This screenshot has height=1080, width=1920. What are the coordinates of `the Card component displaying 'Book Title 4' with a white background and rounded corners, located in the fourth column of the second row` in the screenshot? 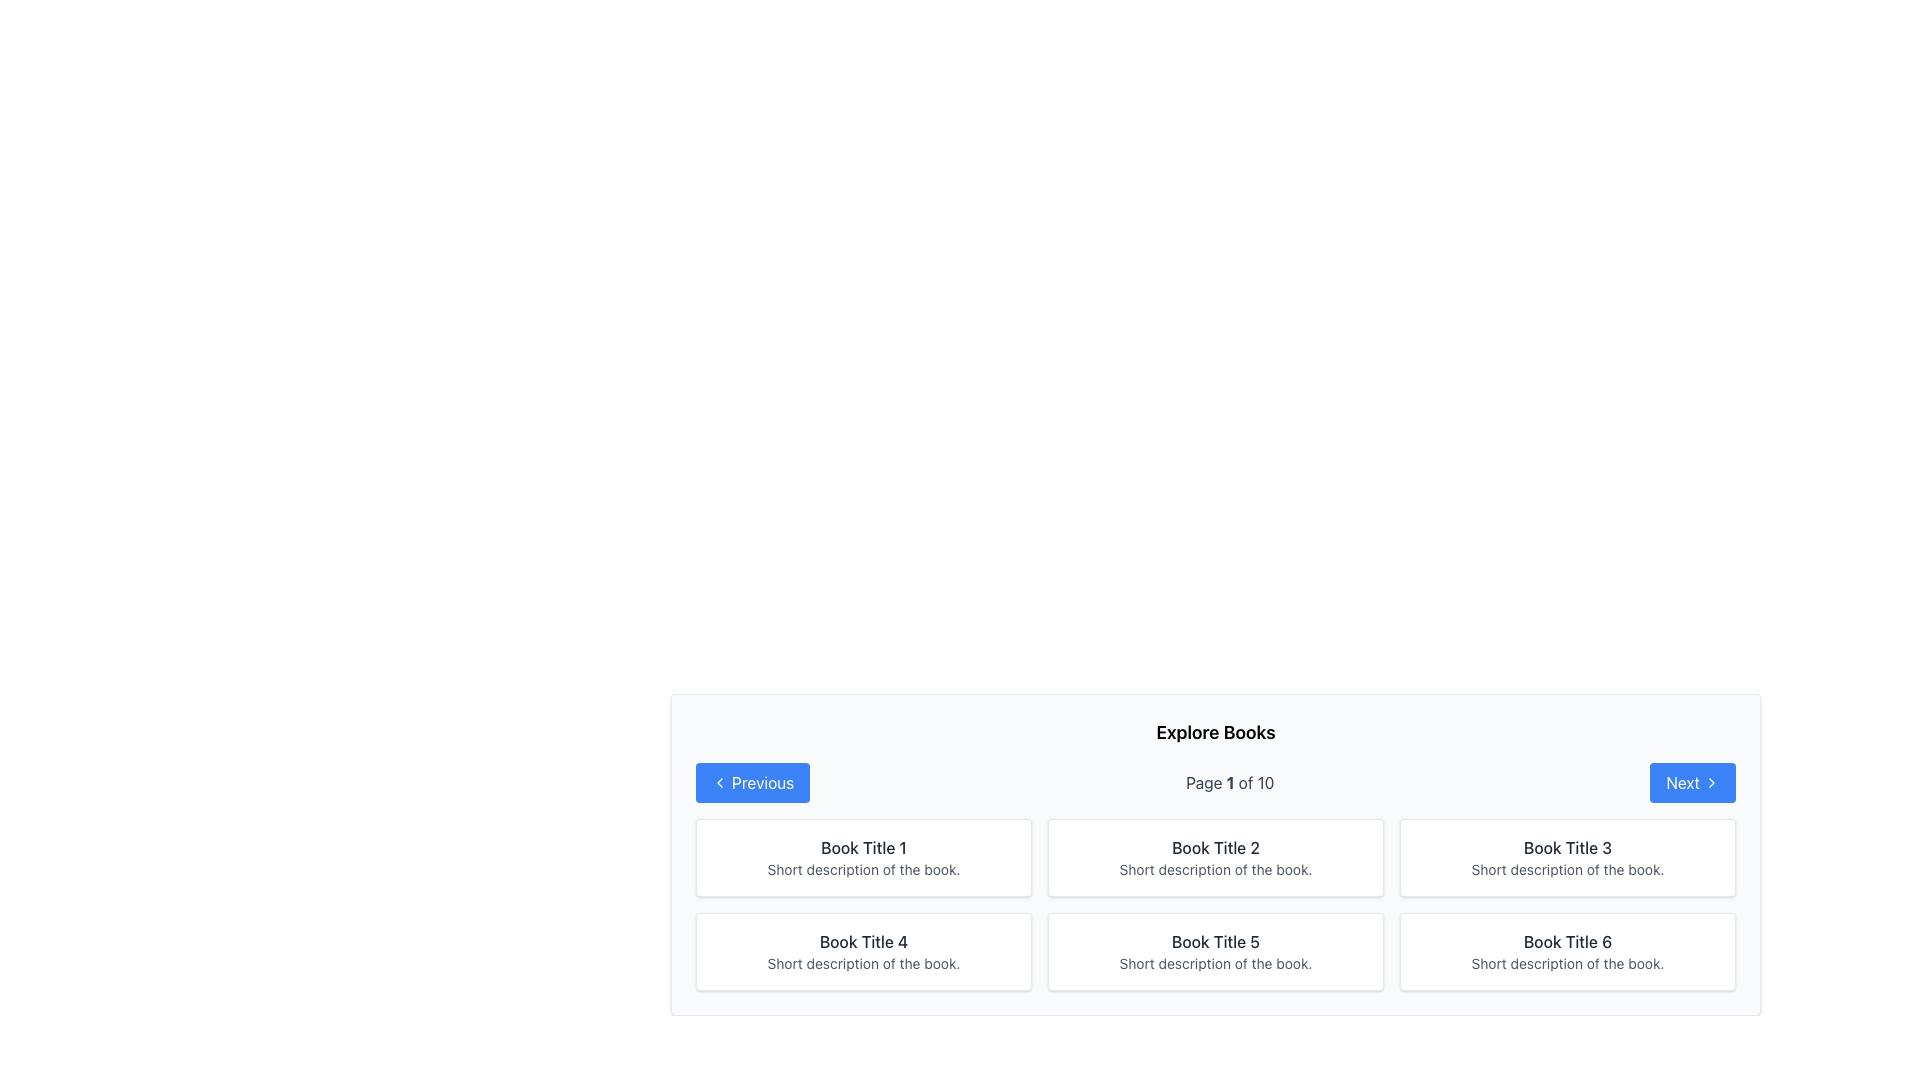 It's located at (864, 951).